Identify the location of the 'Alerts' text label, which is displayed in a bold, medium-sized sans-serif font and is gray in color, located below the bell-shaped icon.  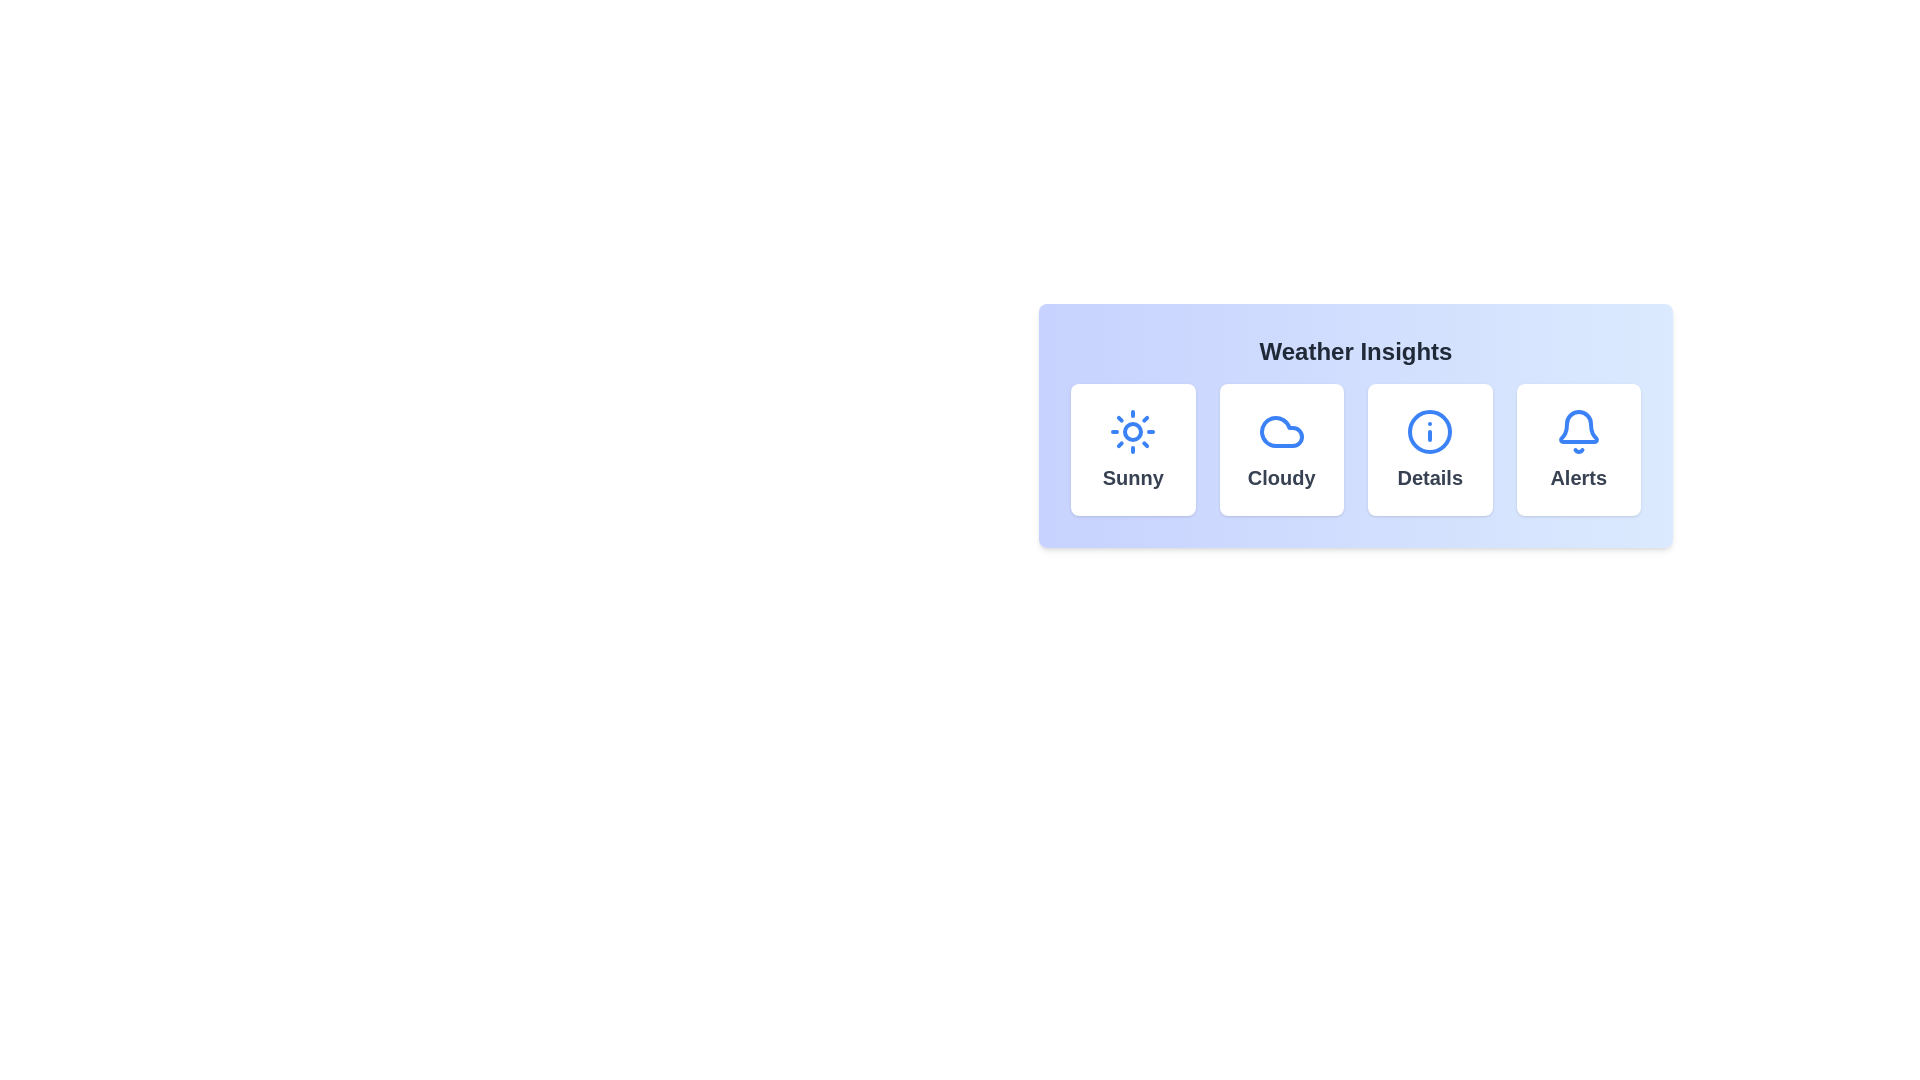
(1577, 478).